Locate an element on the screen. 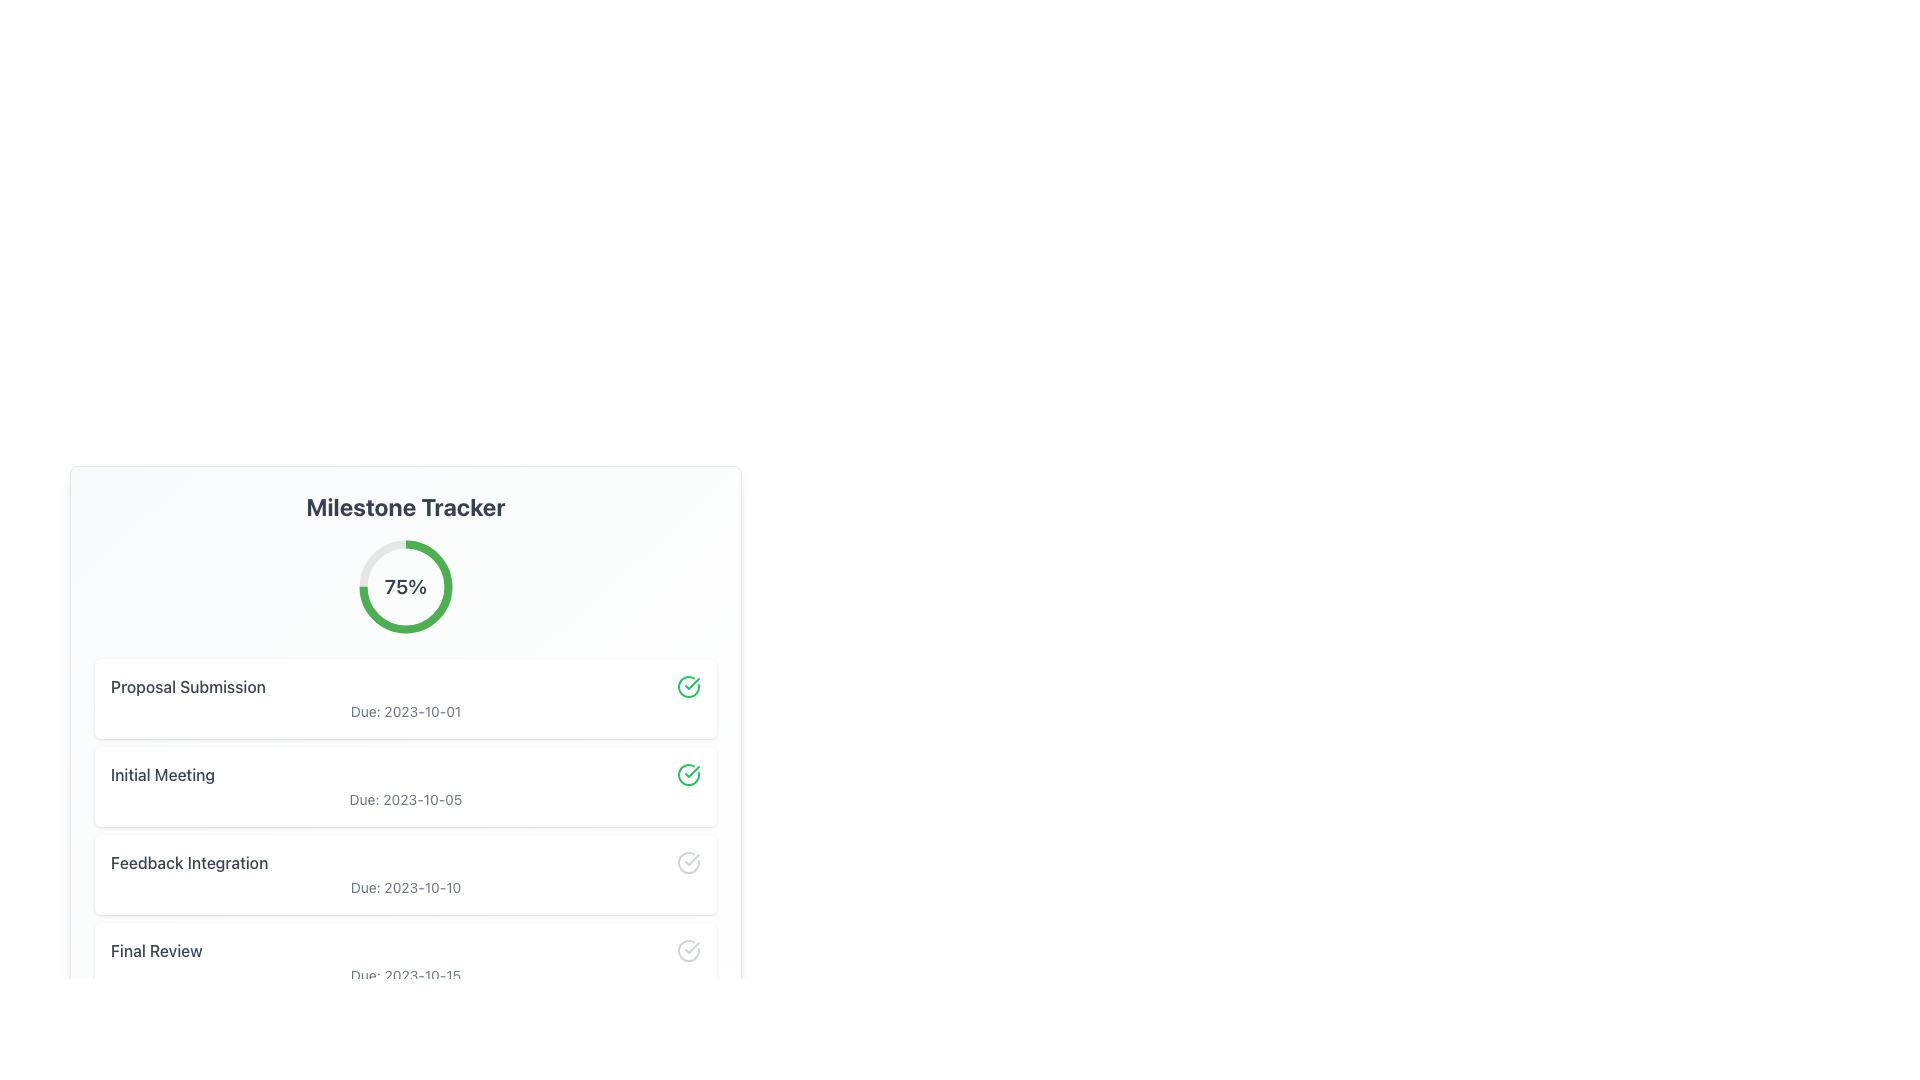  the text label displaying 'Due: 2023-10-15' located at the bottom right of the 'Final Review' card is located at coordinates (405, 974).